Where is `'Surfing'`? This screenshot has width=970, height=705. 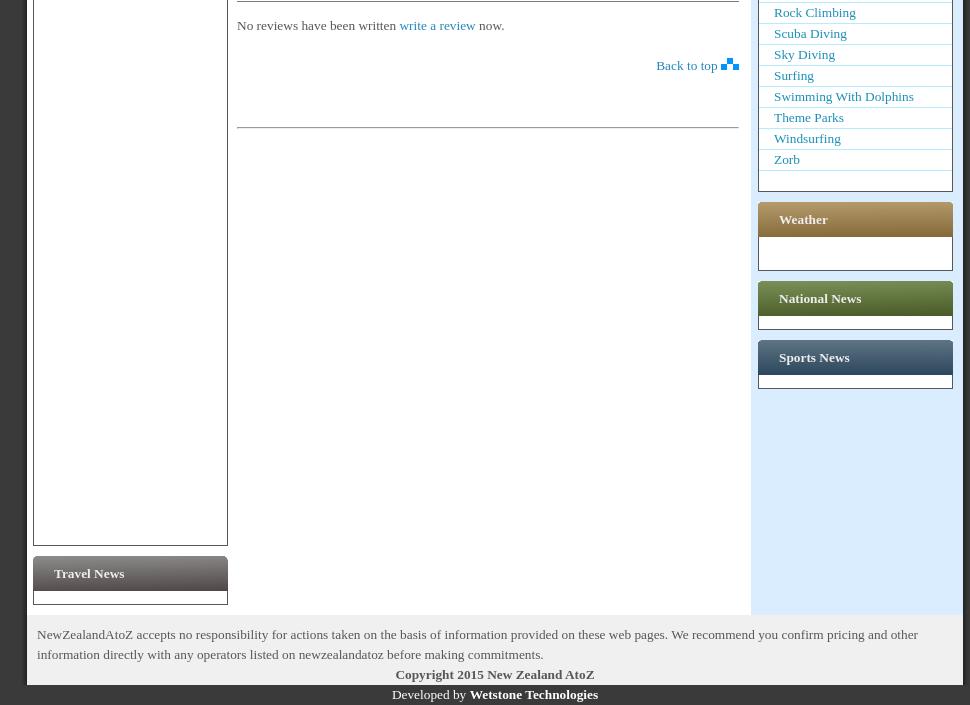
'Surfing' is located at coordinates (794, 75).